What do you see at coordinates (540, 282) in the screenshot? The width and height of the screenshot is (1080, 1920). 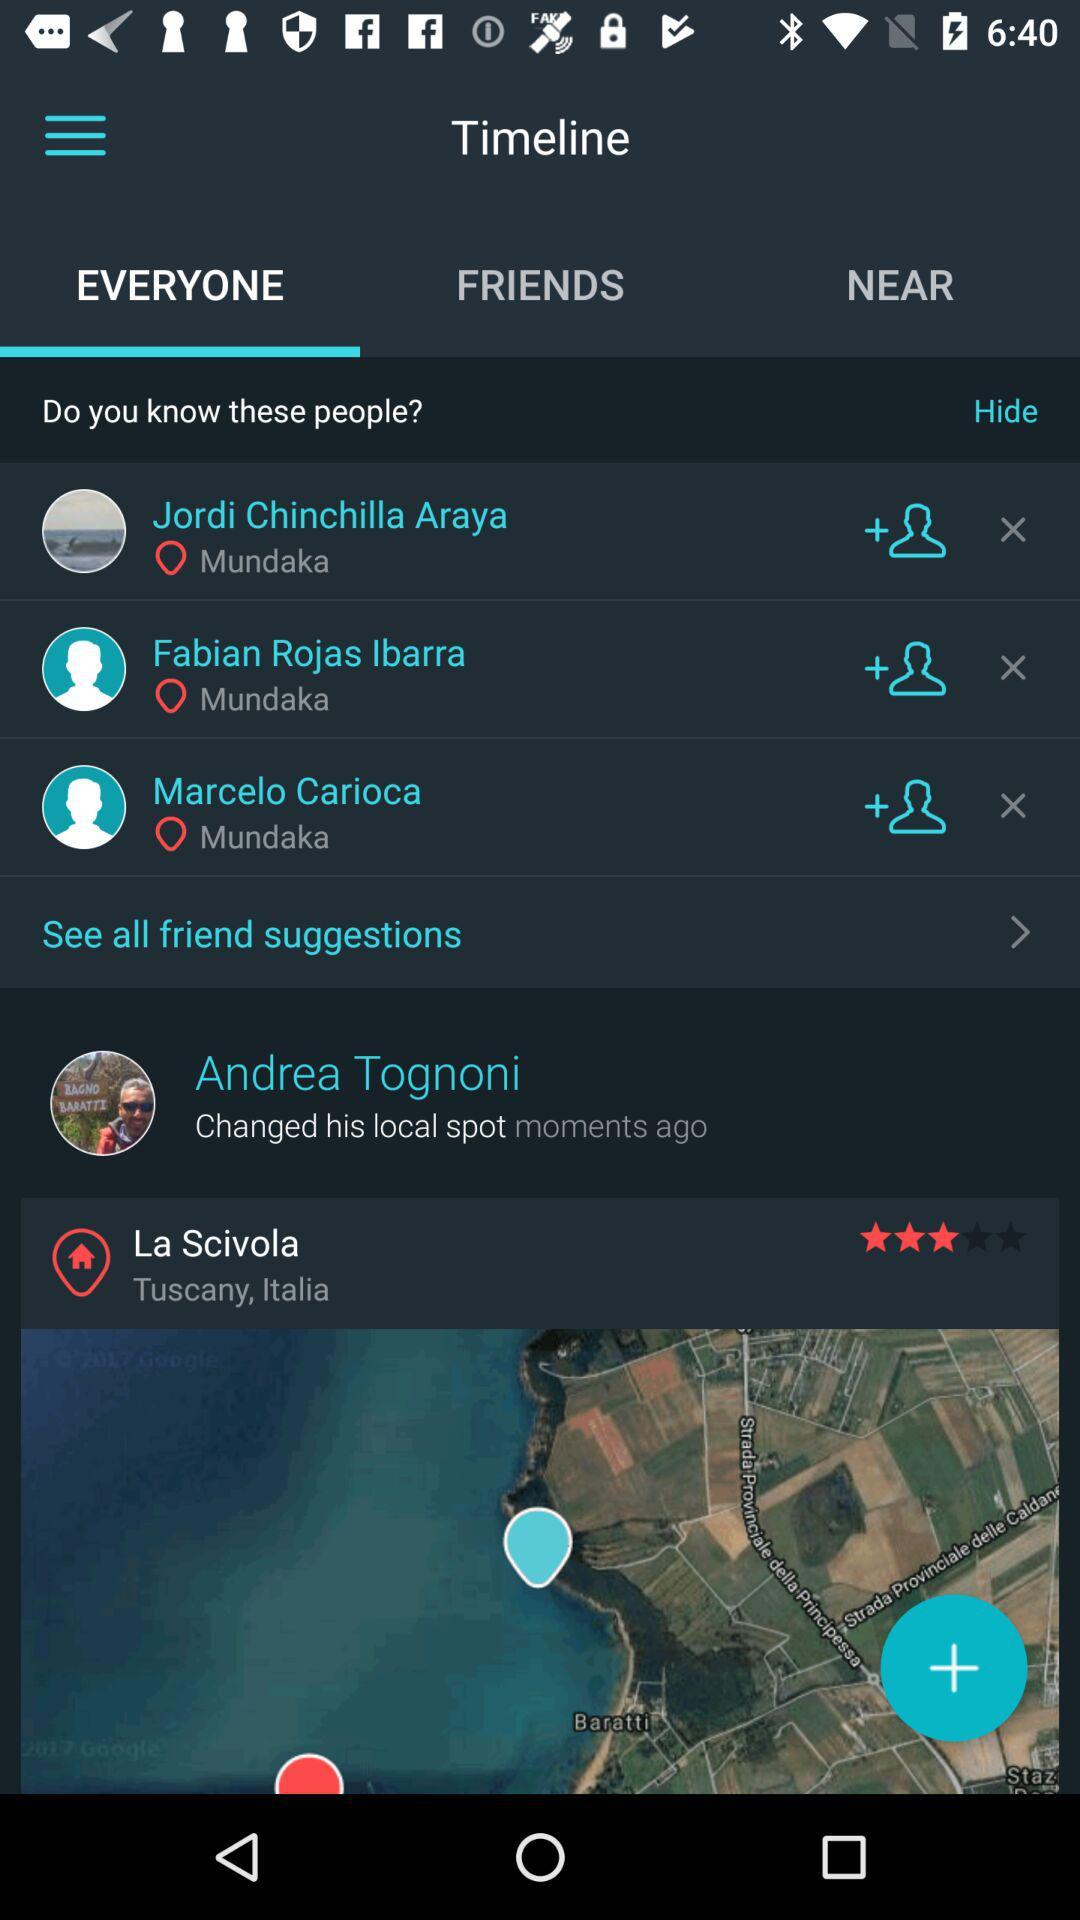 I see `the item to the left of near` at bounding box center [540, 282].